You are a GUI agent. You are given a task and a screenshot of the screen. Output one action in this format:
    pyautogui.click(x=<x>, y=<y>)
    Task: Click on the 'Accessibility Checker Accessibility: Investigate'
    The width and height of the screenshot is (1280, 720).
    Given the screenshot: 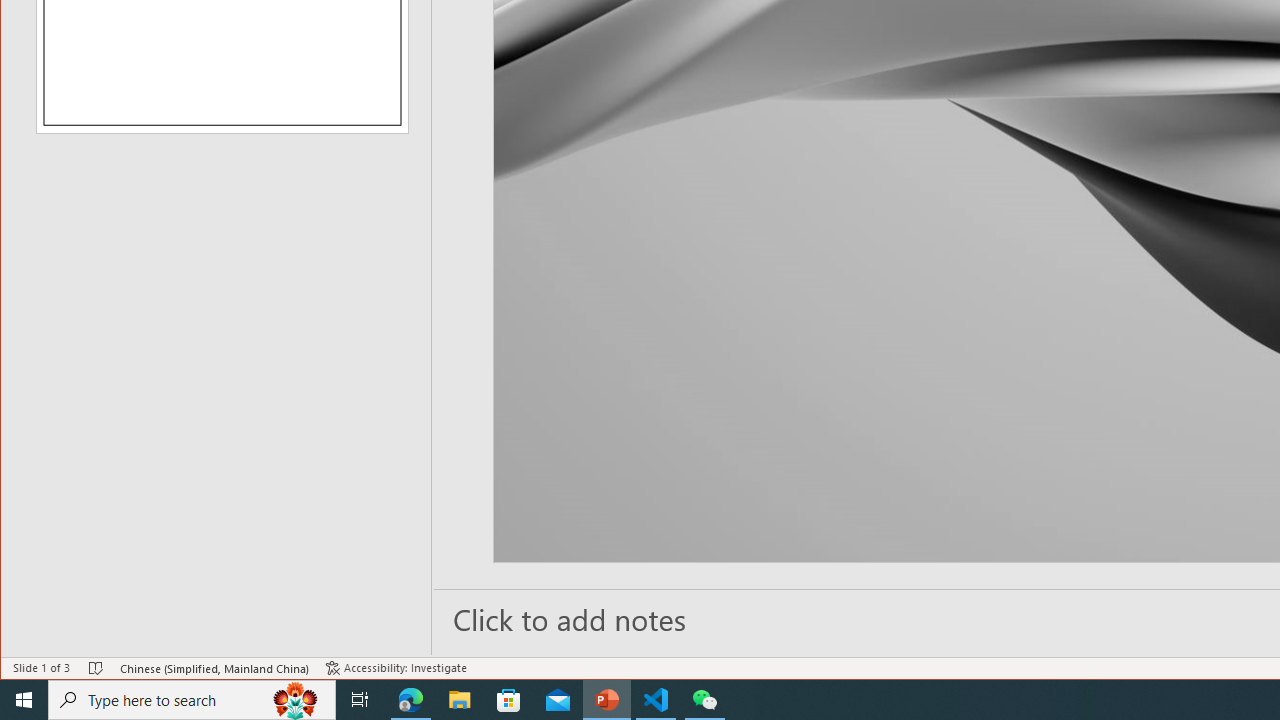 What is the action you would take?
    pyautogui.click(x=396, y=668)
    